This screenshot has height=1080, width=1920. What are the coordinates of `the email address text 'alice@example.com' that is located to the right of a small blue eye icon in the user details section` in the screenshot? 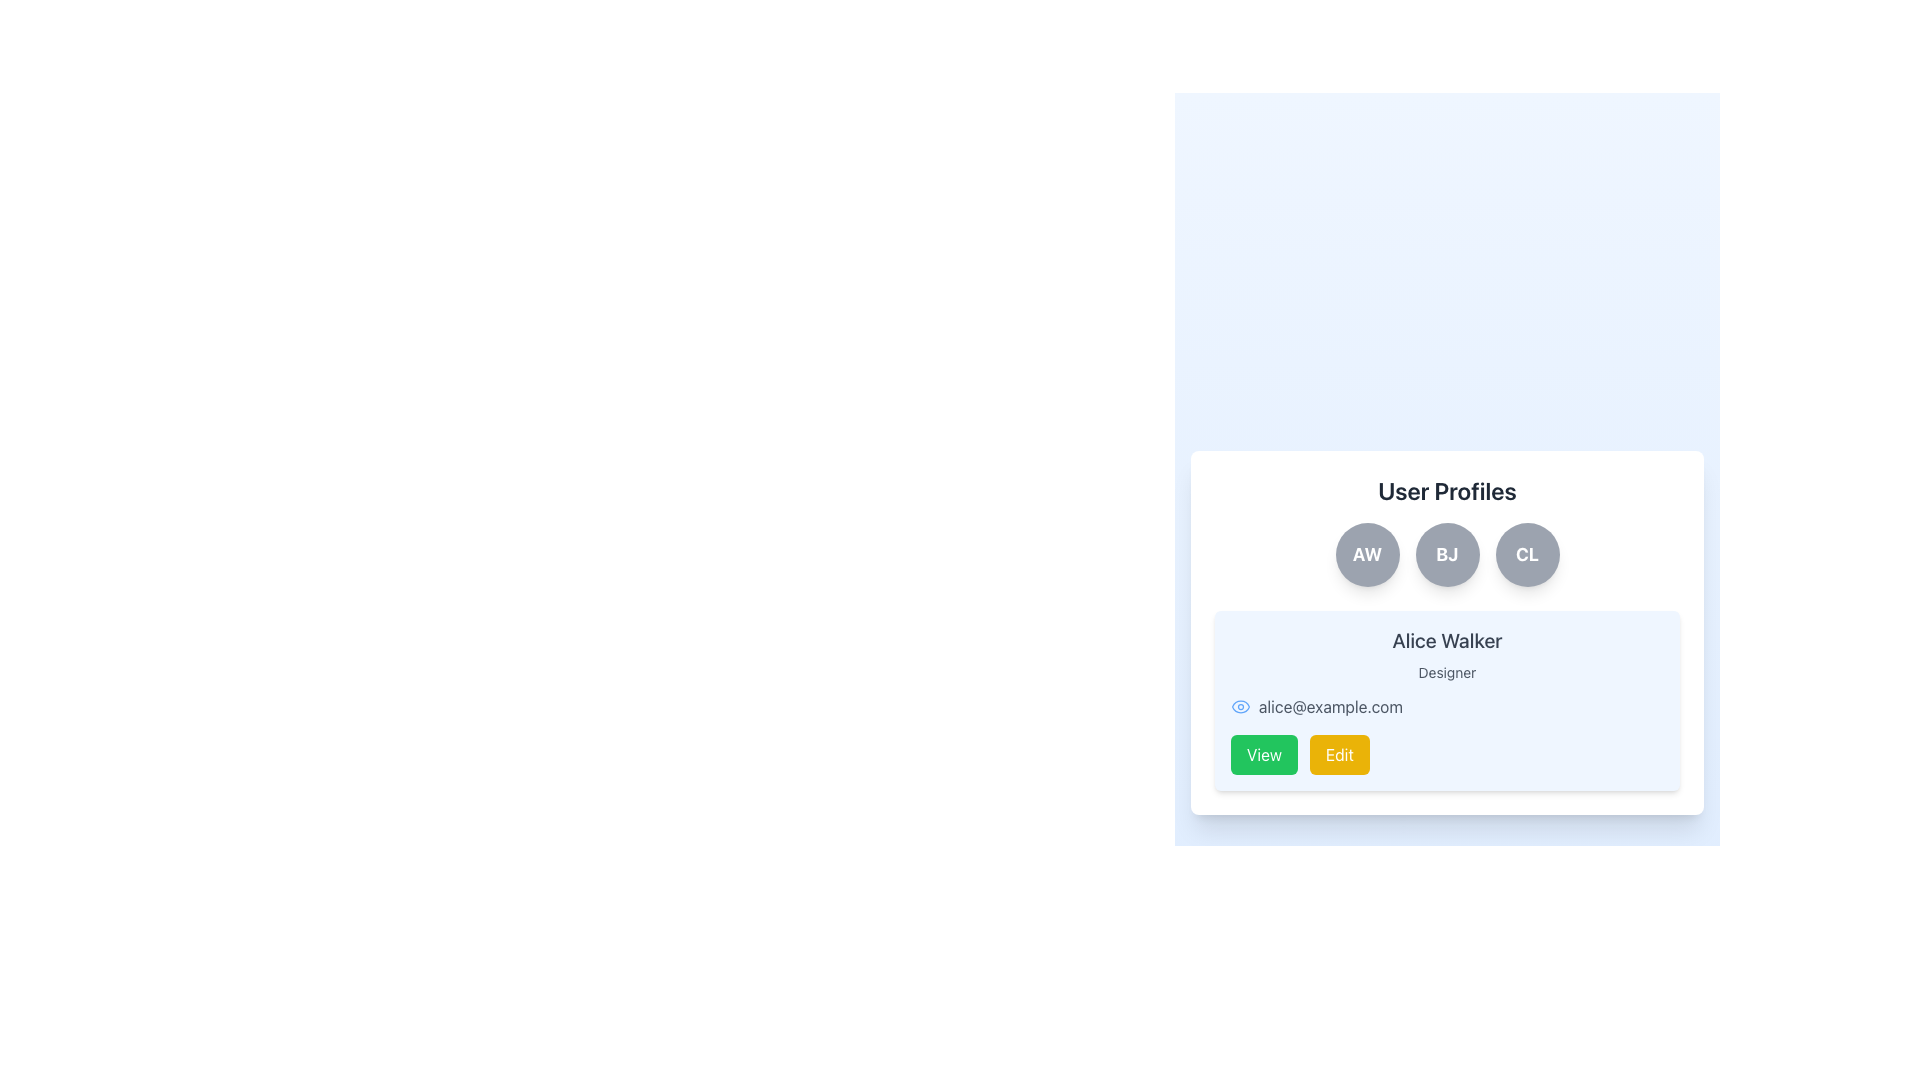 It's located at (1330, 705).